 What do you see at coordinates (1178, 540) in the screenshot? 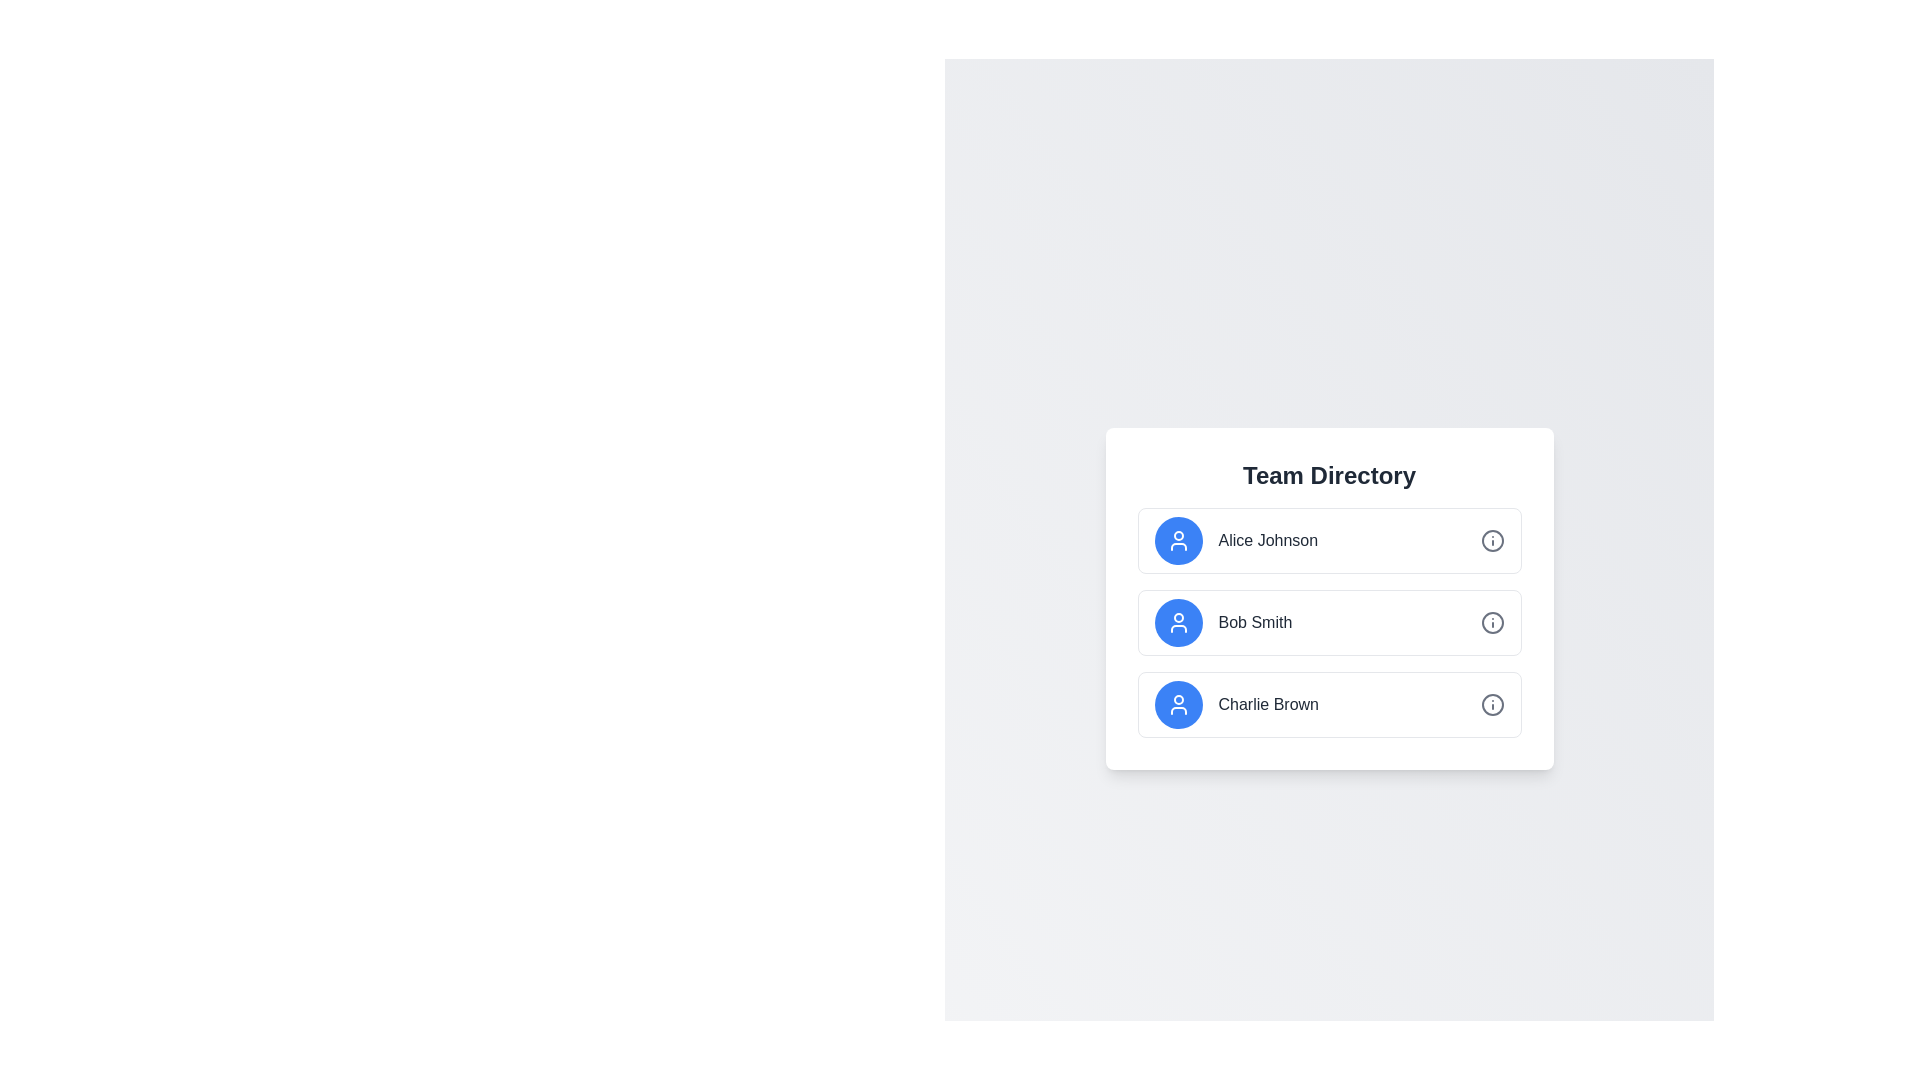
I see `the profile icon representing 'Alice Johnson', which is located as the leftmost part of the first row in the team directory list` at bounding box center [1178, 540].